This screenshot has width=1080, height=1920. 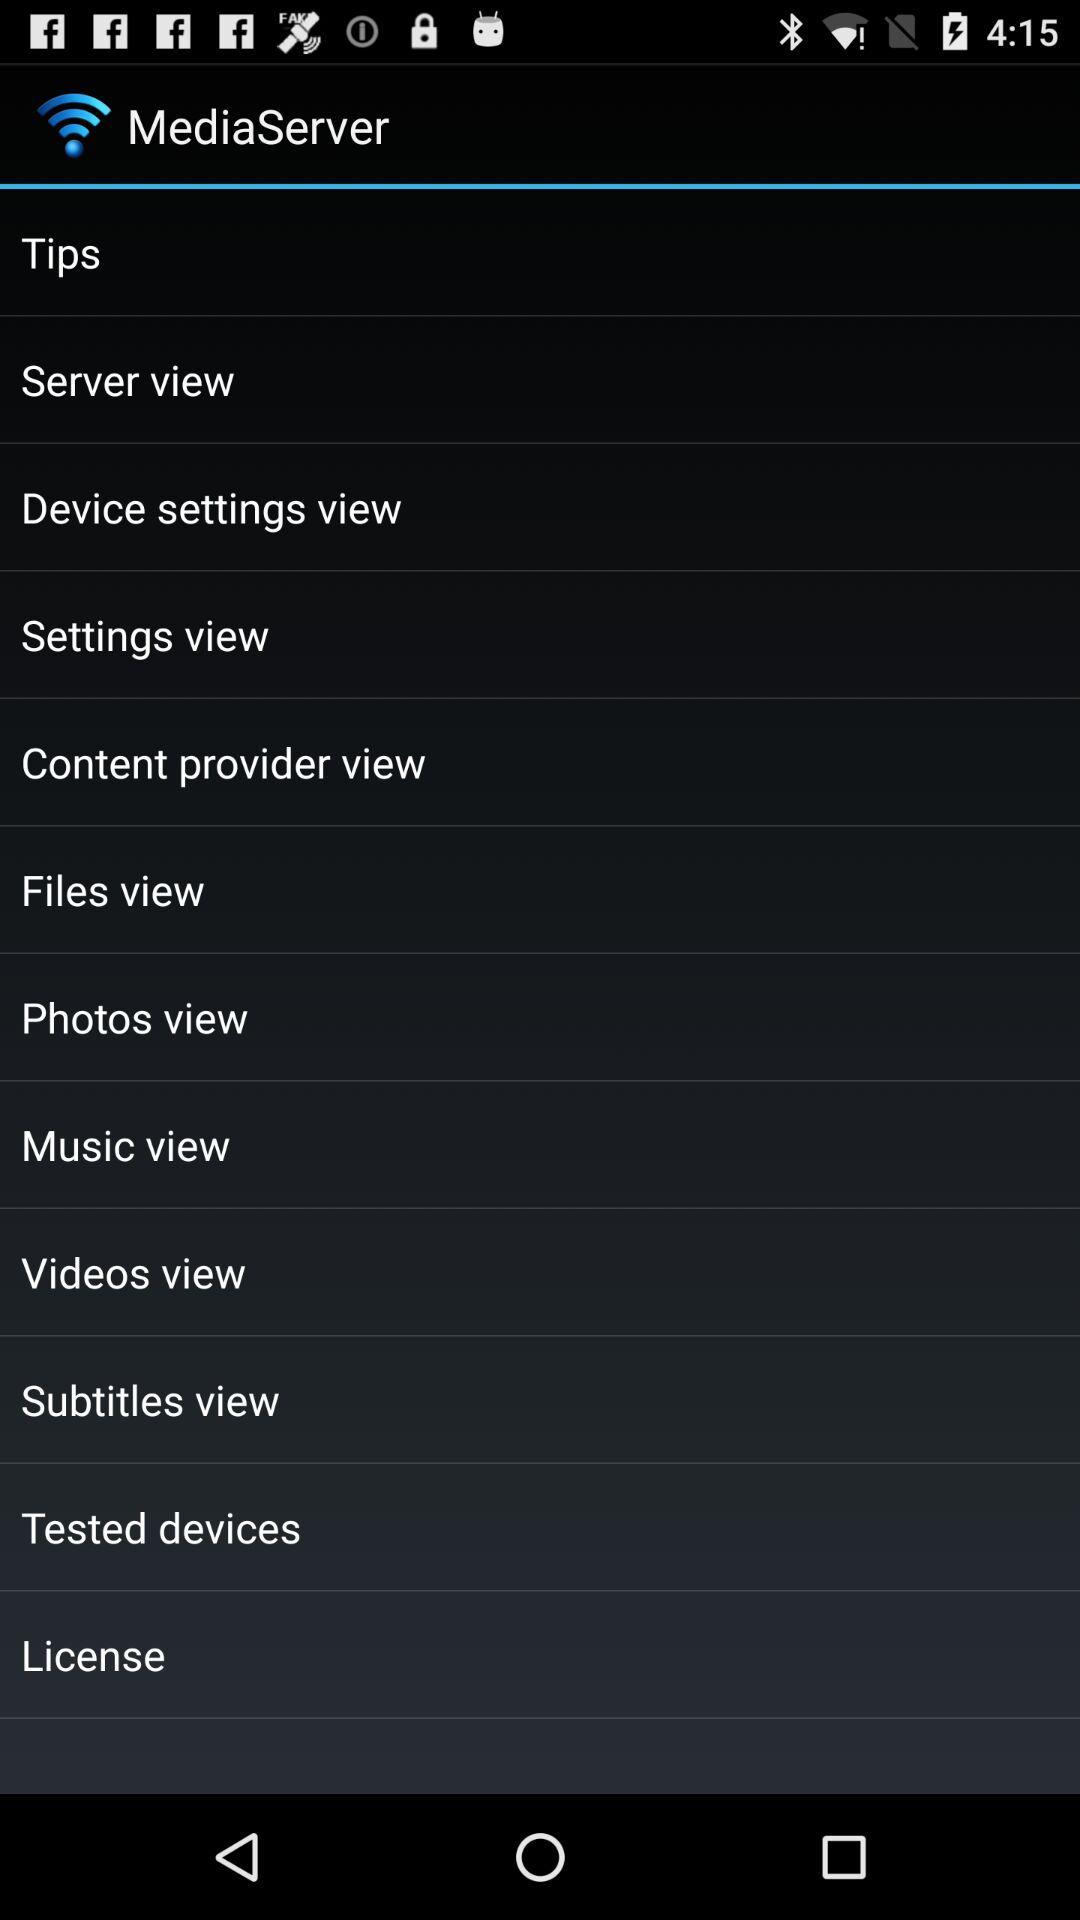 I want to click on checkbox below the photos view checkbox, so click(x=540, y=1144).